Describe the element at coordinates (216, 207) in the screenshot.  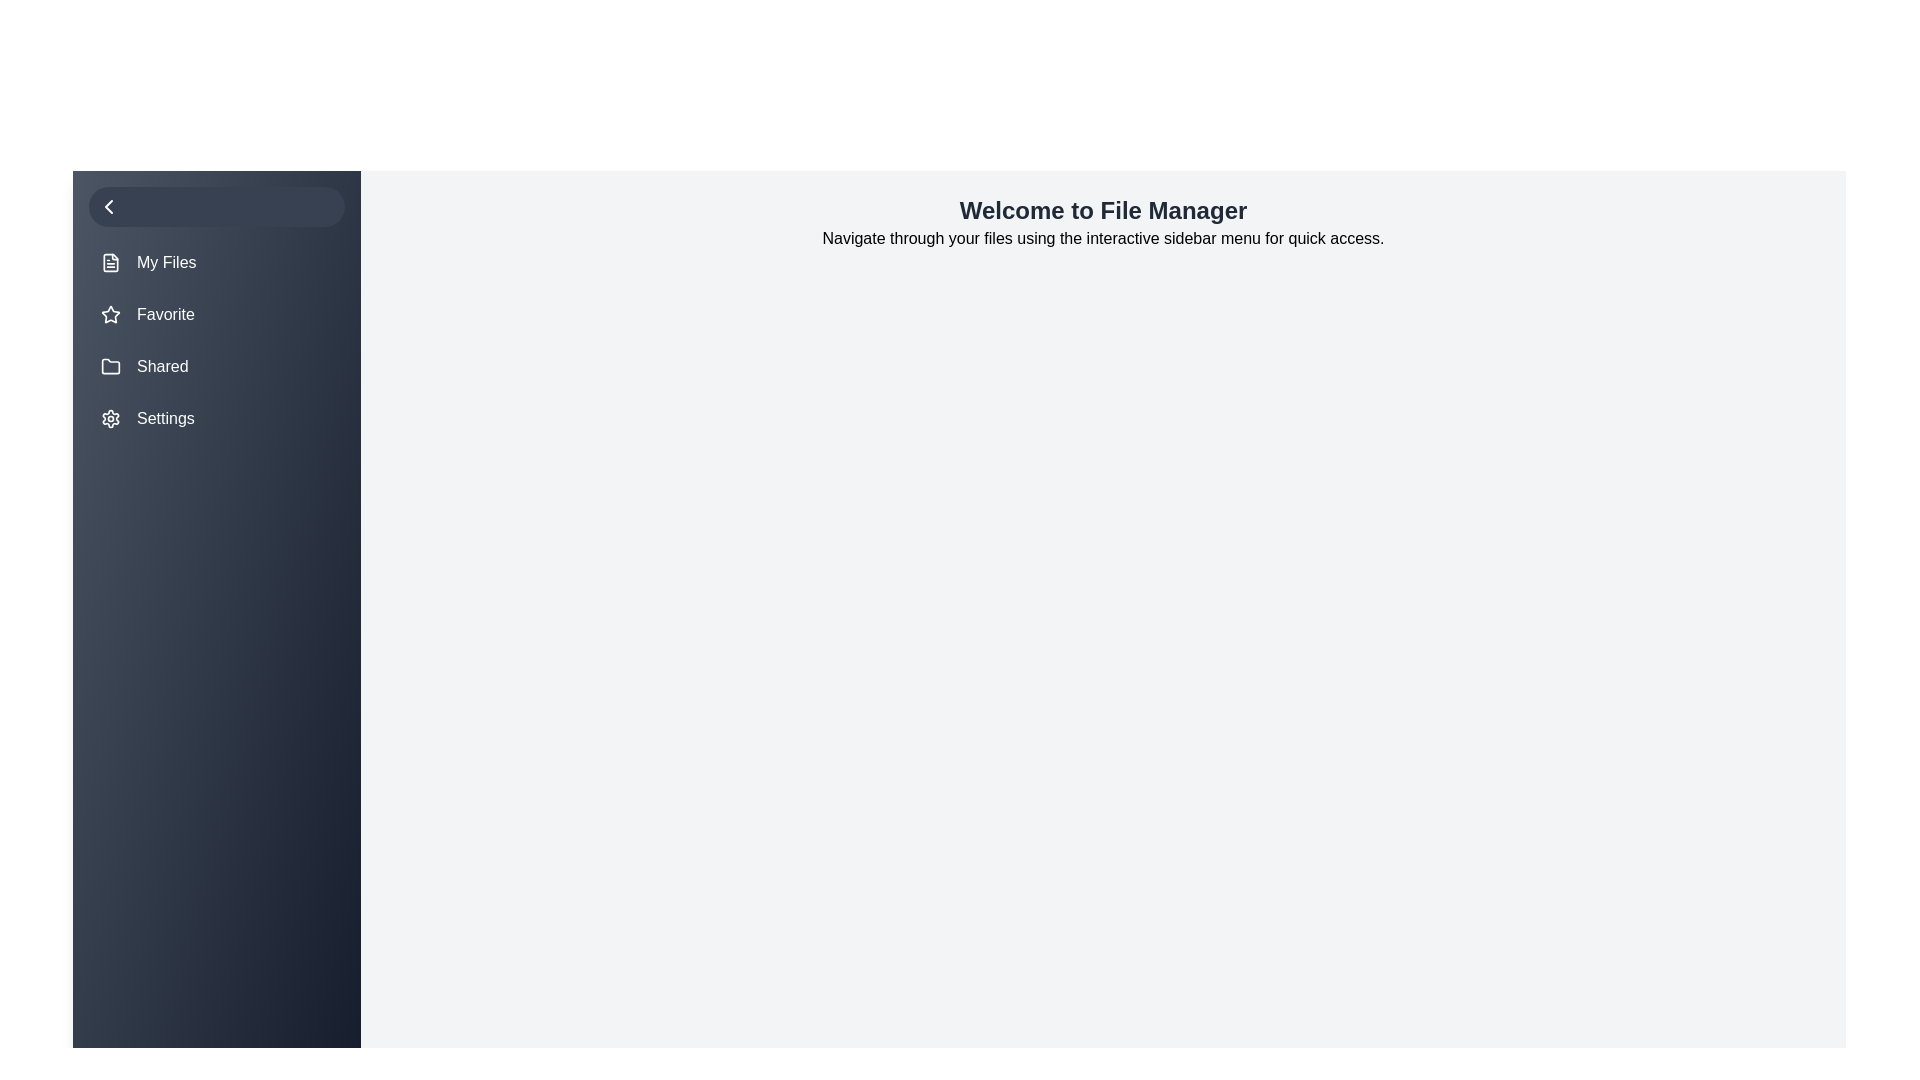
I see `arrow button to toggle the drawer` at that location.